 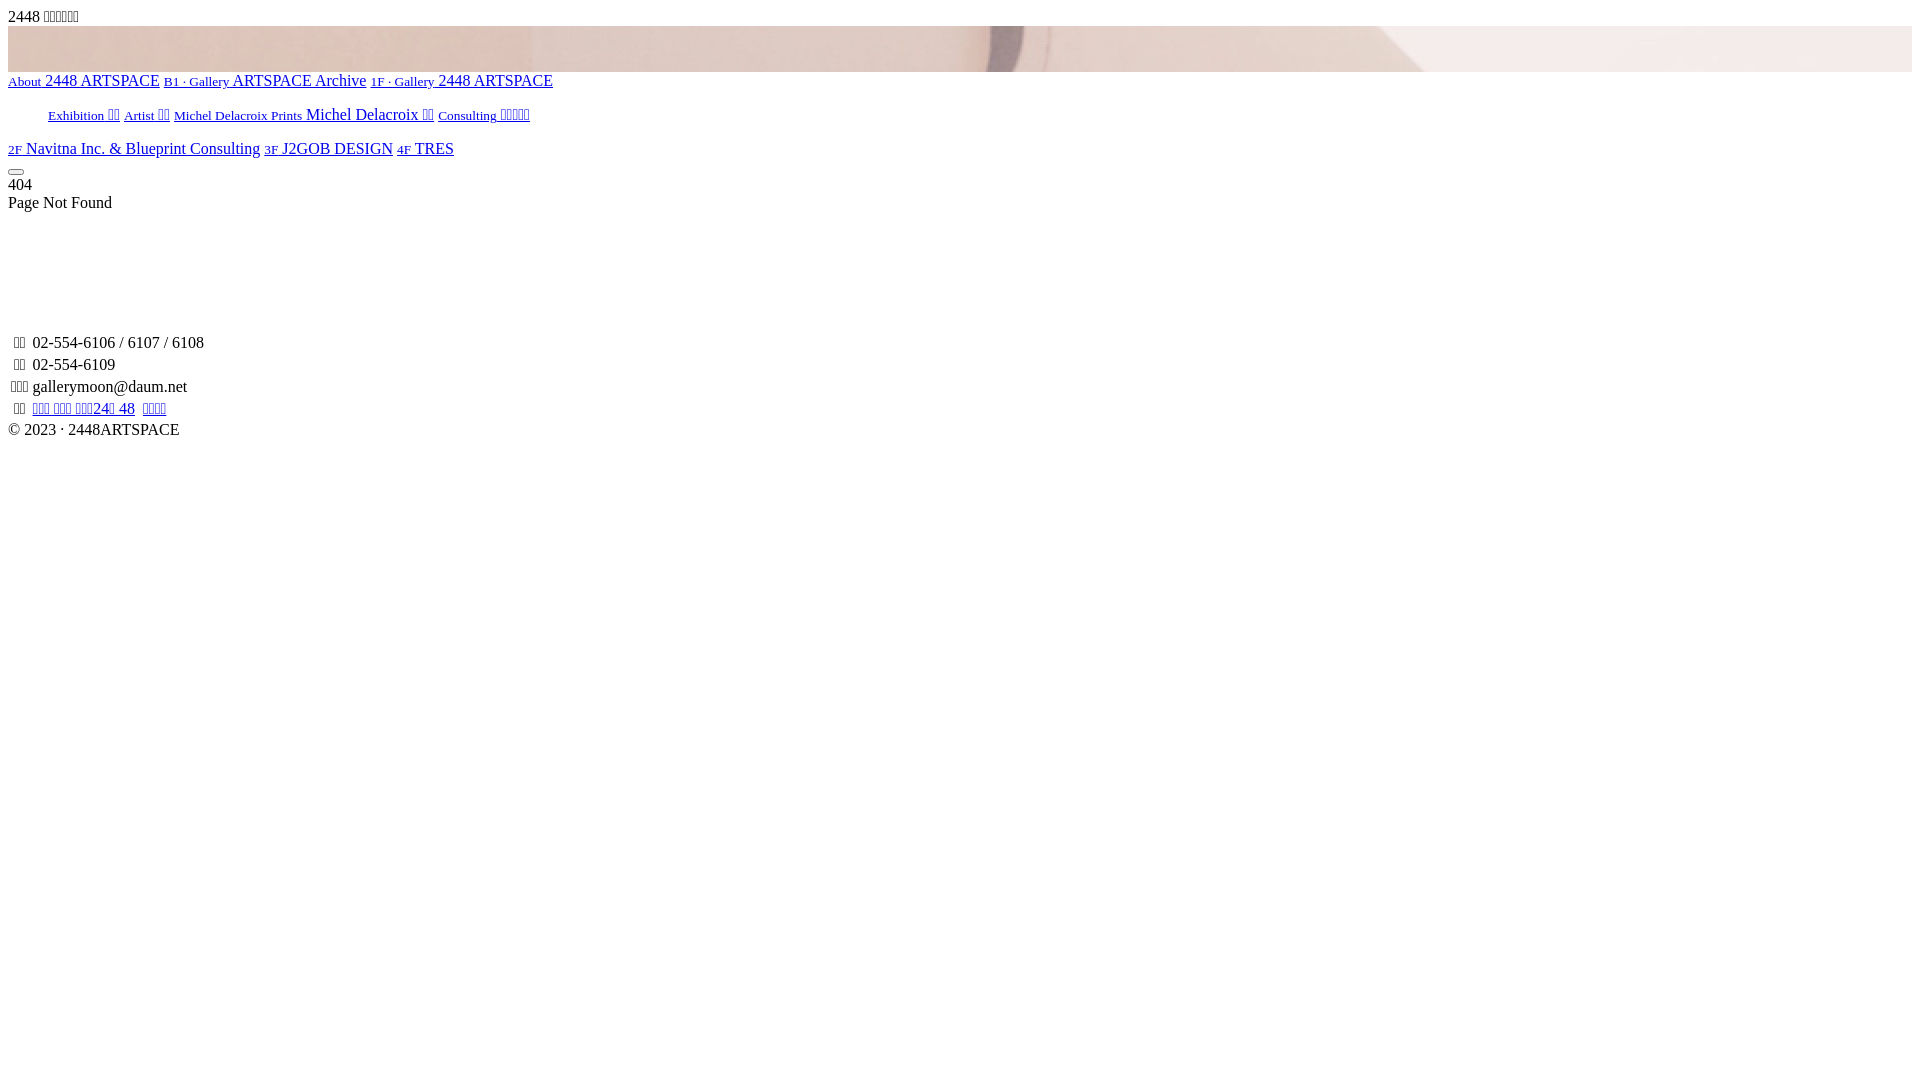 What do you see at coordinates (397, 147) in the screenshot?
I see `'4F TRES'` at bounding box center [397, 147].